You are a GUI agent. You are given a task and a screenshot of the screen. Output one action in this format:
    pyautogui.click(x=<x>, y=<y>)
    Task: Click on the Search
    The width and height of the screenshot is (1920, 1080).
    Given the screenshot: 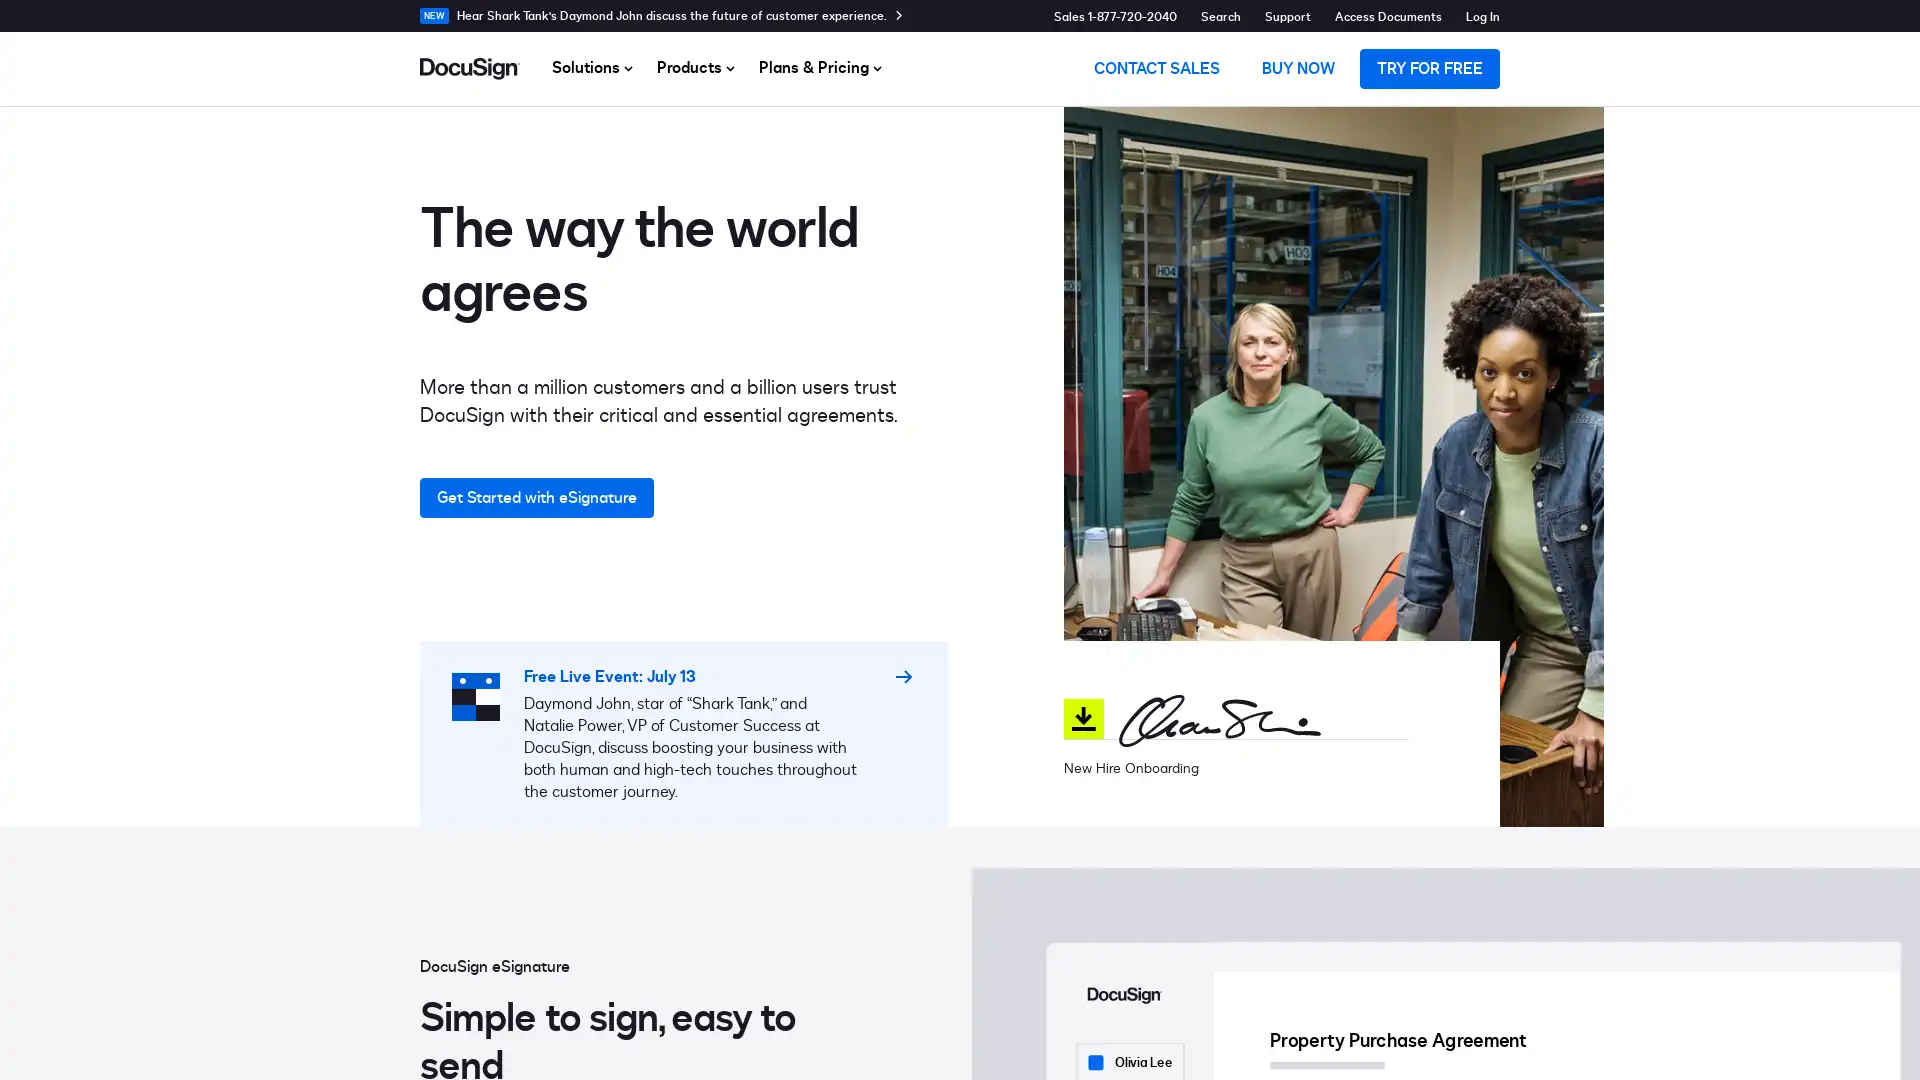 What is the action you would take?
    pyautogui.click(x=1219, y=16)
    